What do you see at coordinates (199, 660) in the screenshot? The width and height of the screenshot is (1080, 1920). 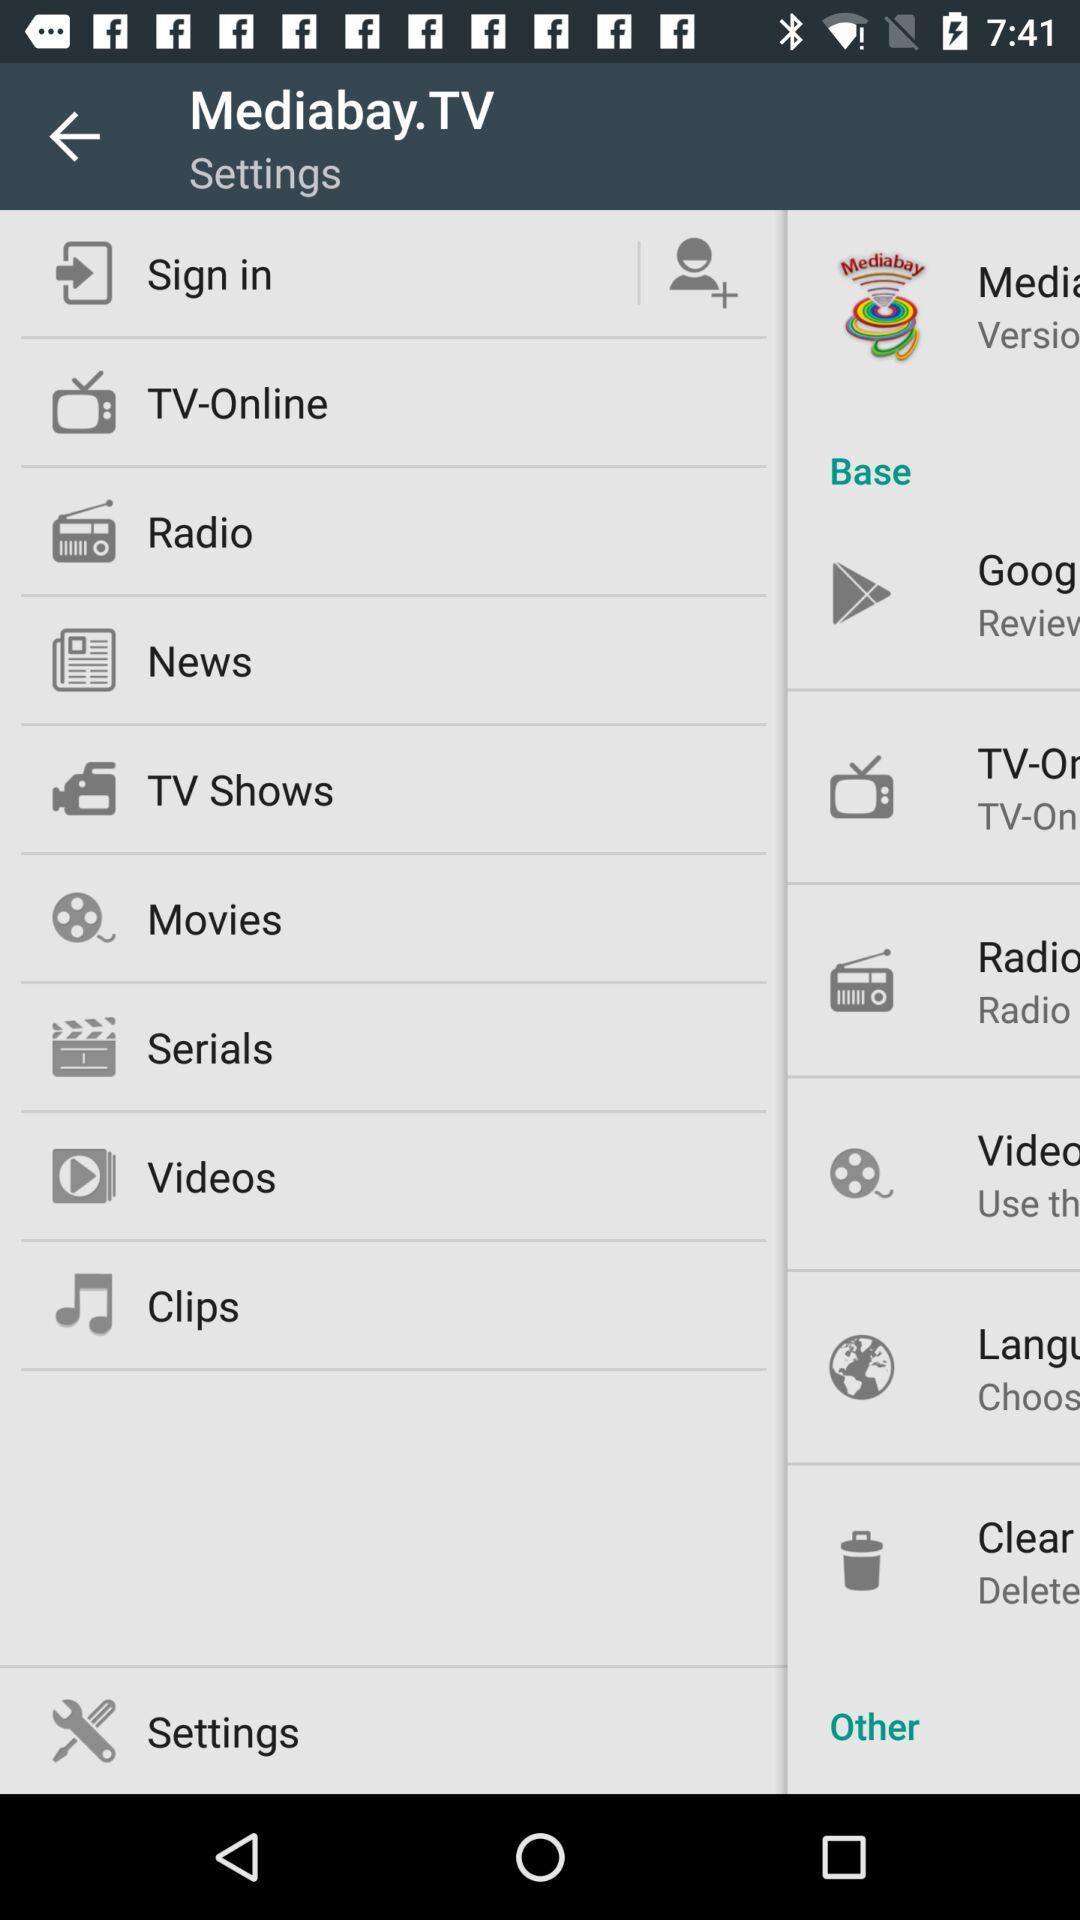 I see `news` at bounding box center [199, 660].